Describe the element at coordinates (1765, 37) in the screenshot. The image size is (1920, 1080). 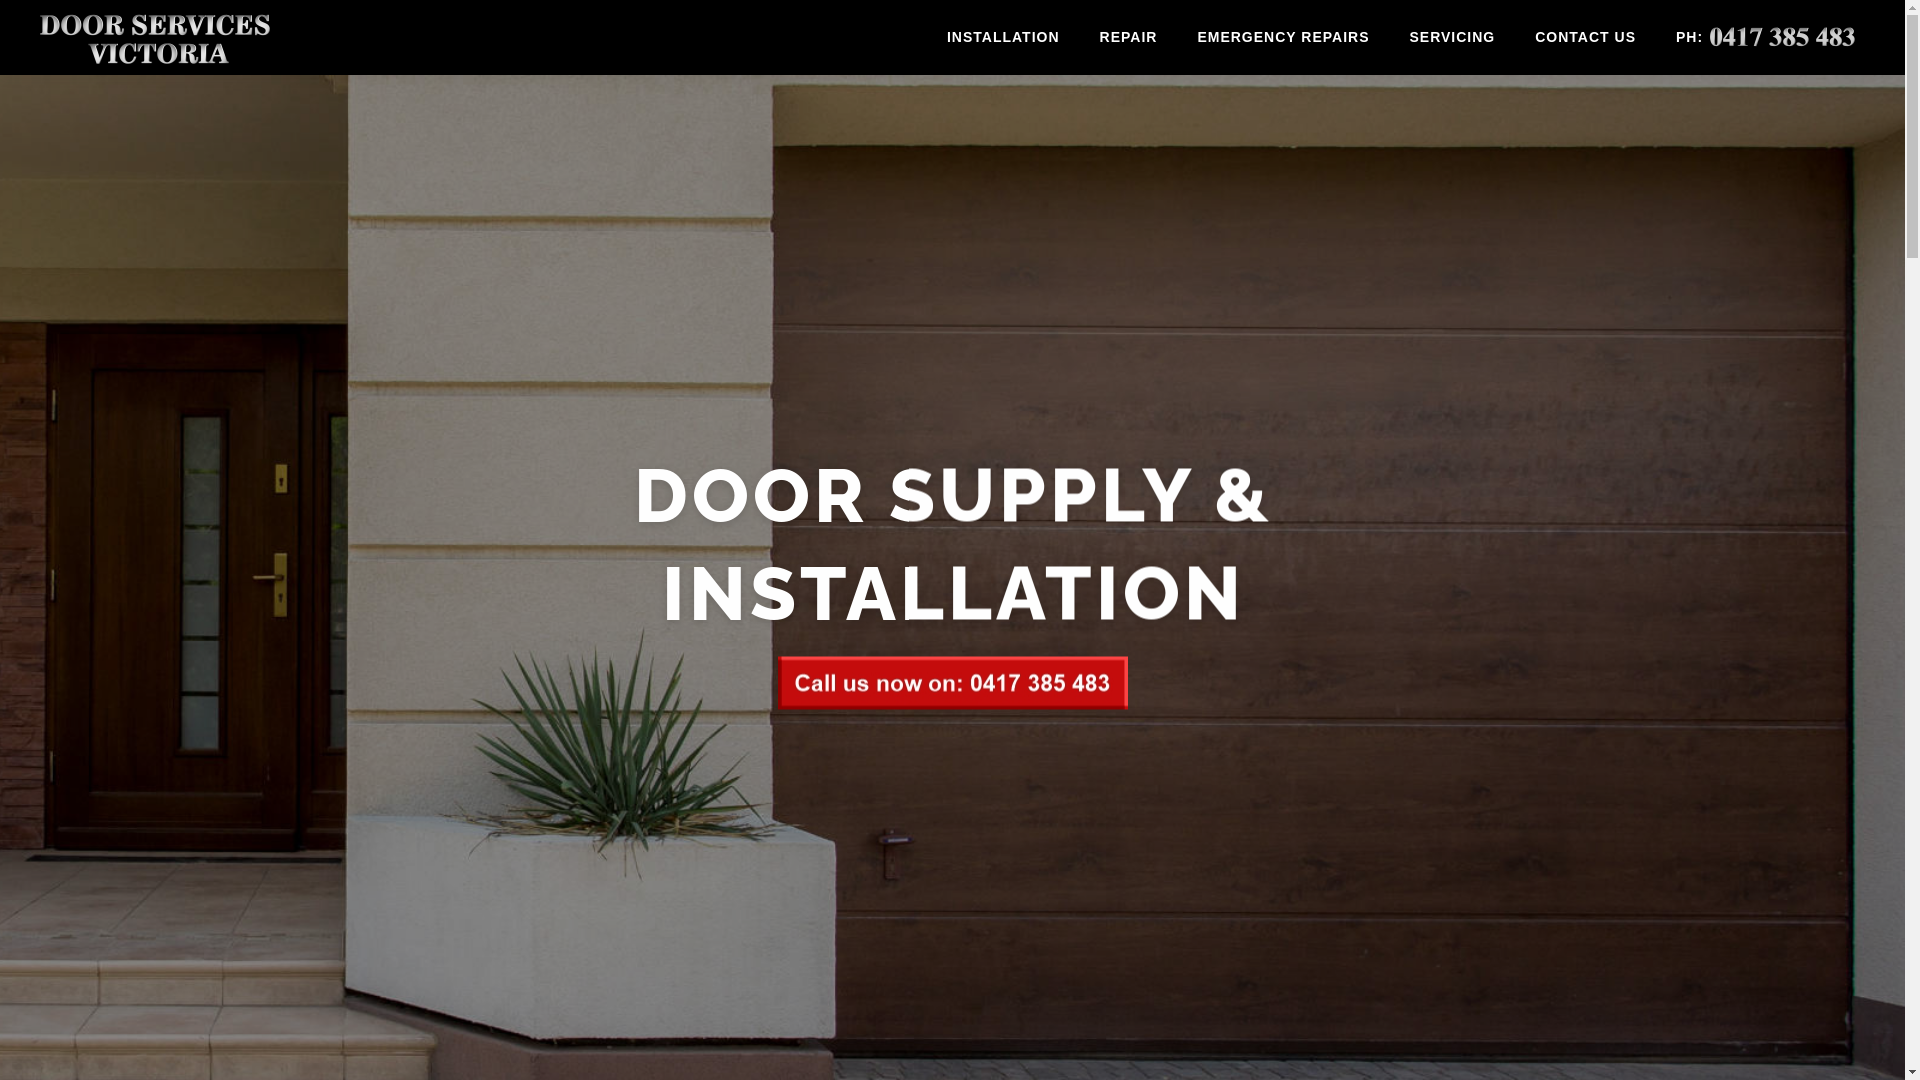
I see `'PH:'` at that location.